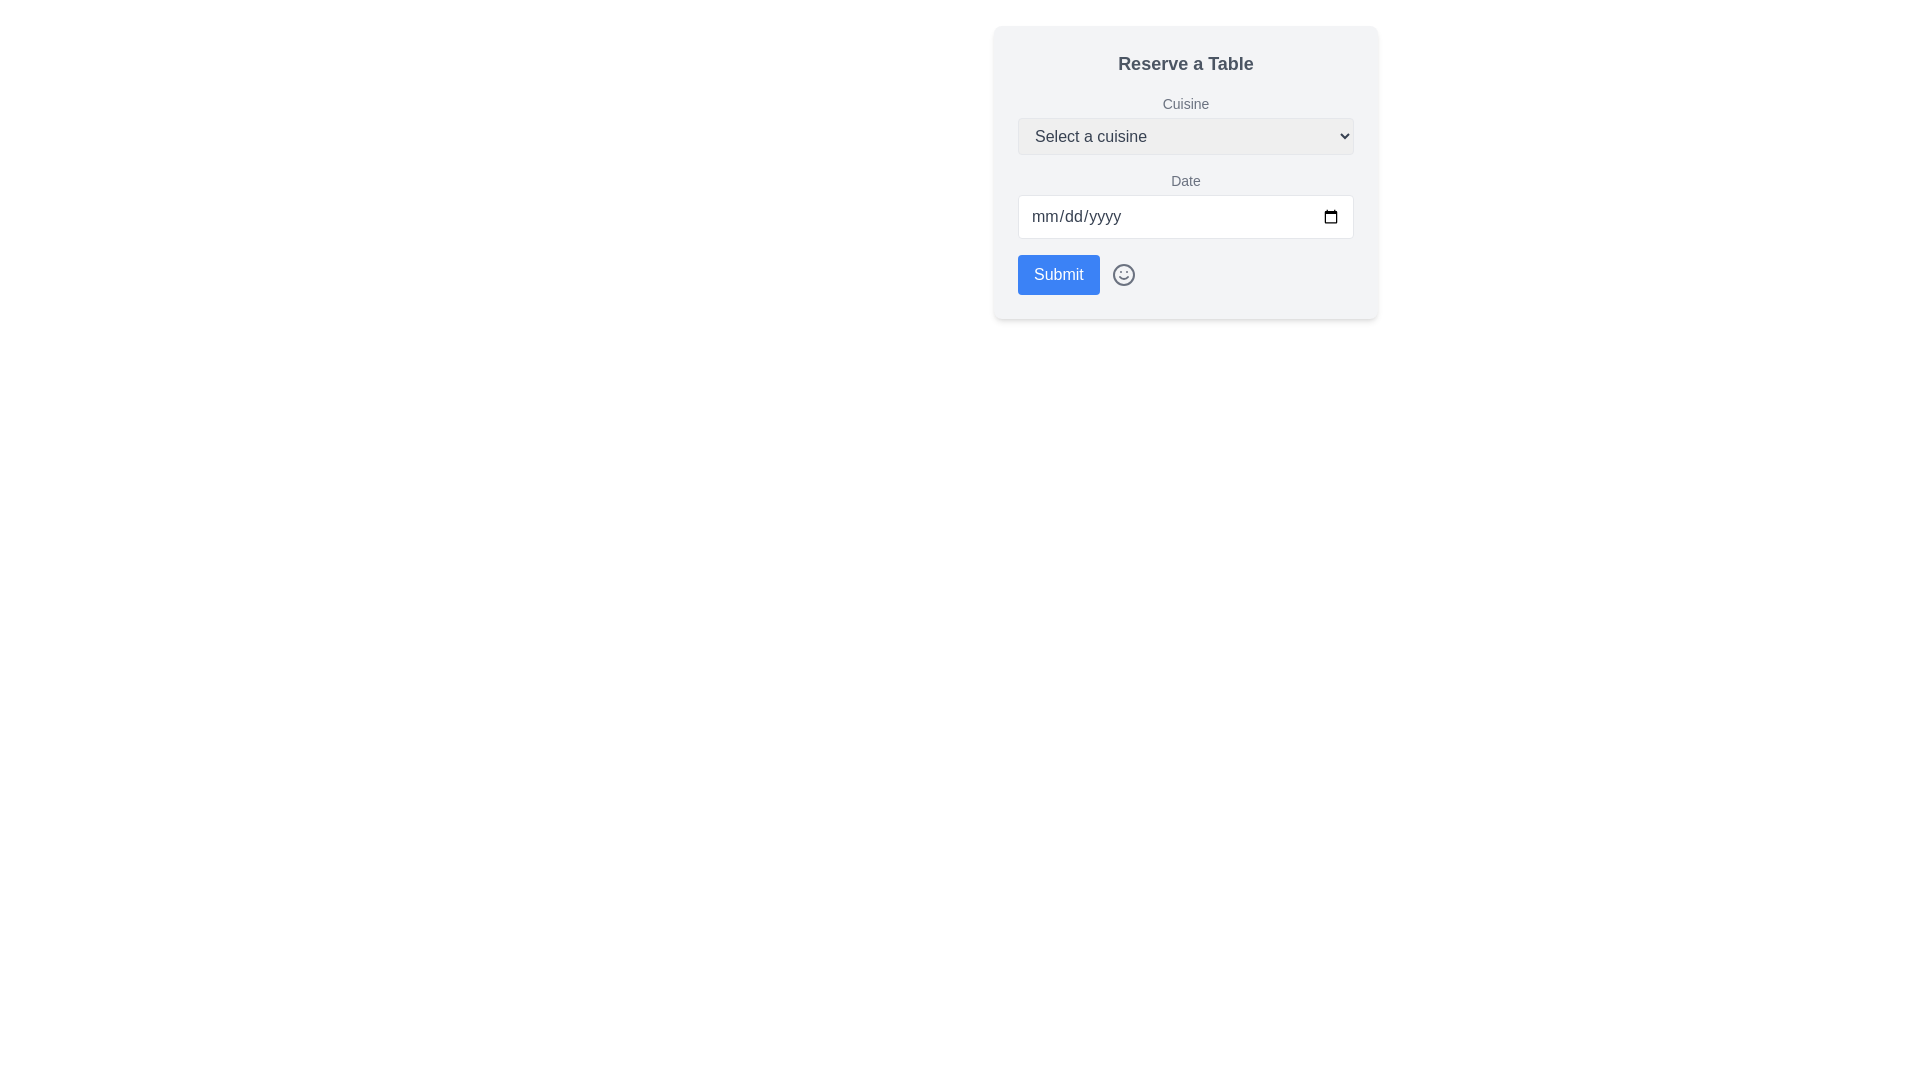 This screenshot has height=1080, width=1920. Describe the element at coordinates (1123, 274) in the screenshot. I see `the SVG circle element that is part of a smiley face icon, located to the right of the 'Submit' button in the reservation form` at that location.